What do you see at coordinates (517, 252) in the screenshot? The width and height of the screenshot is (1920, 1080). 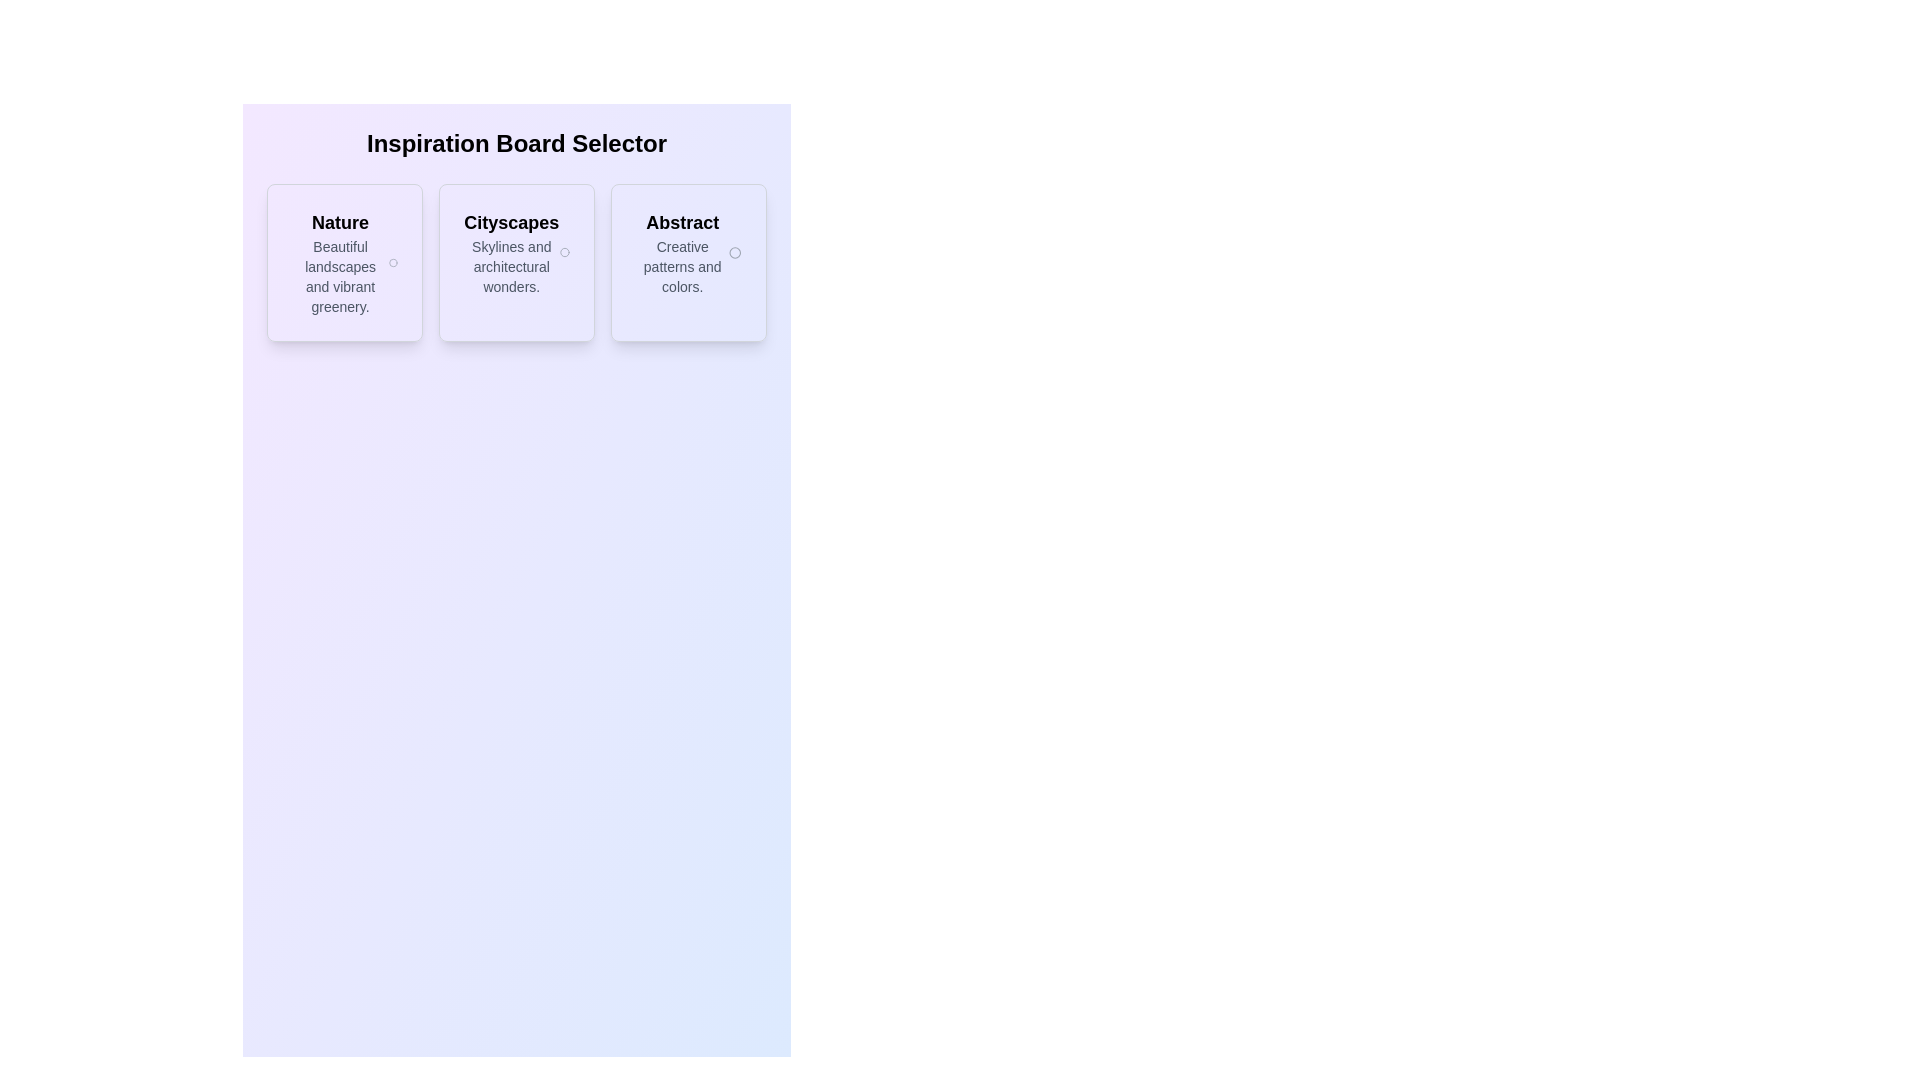 I see `the header text component within the second card` at bounding box center [517, 252].